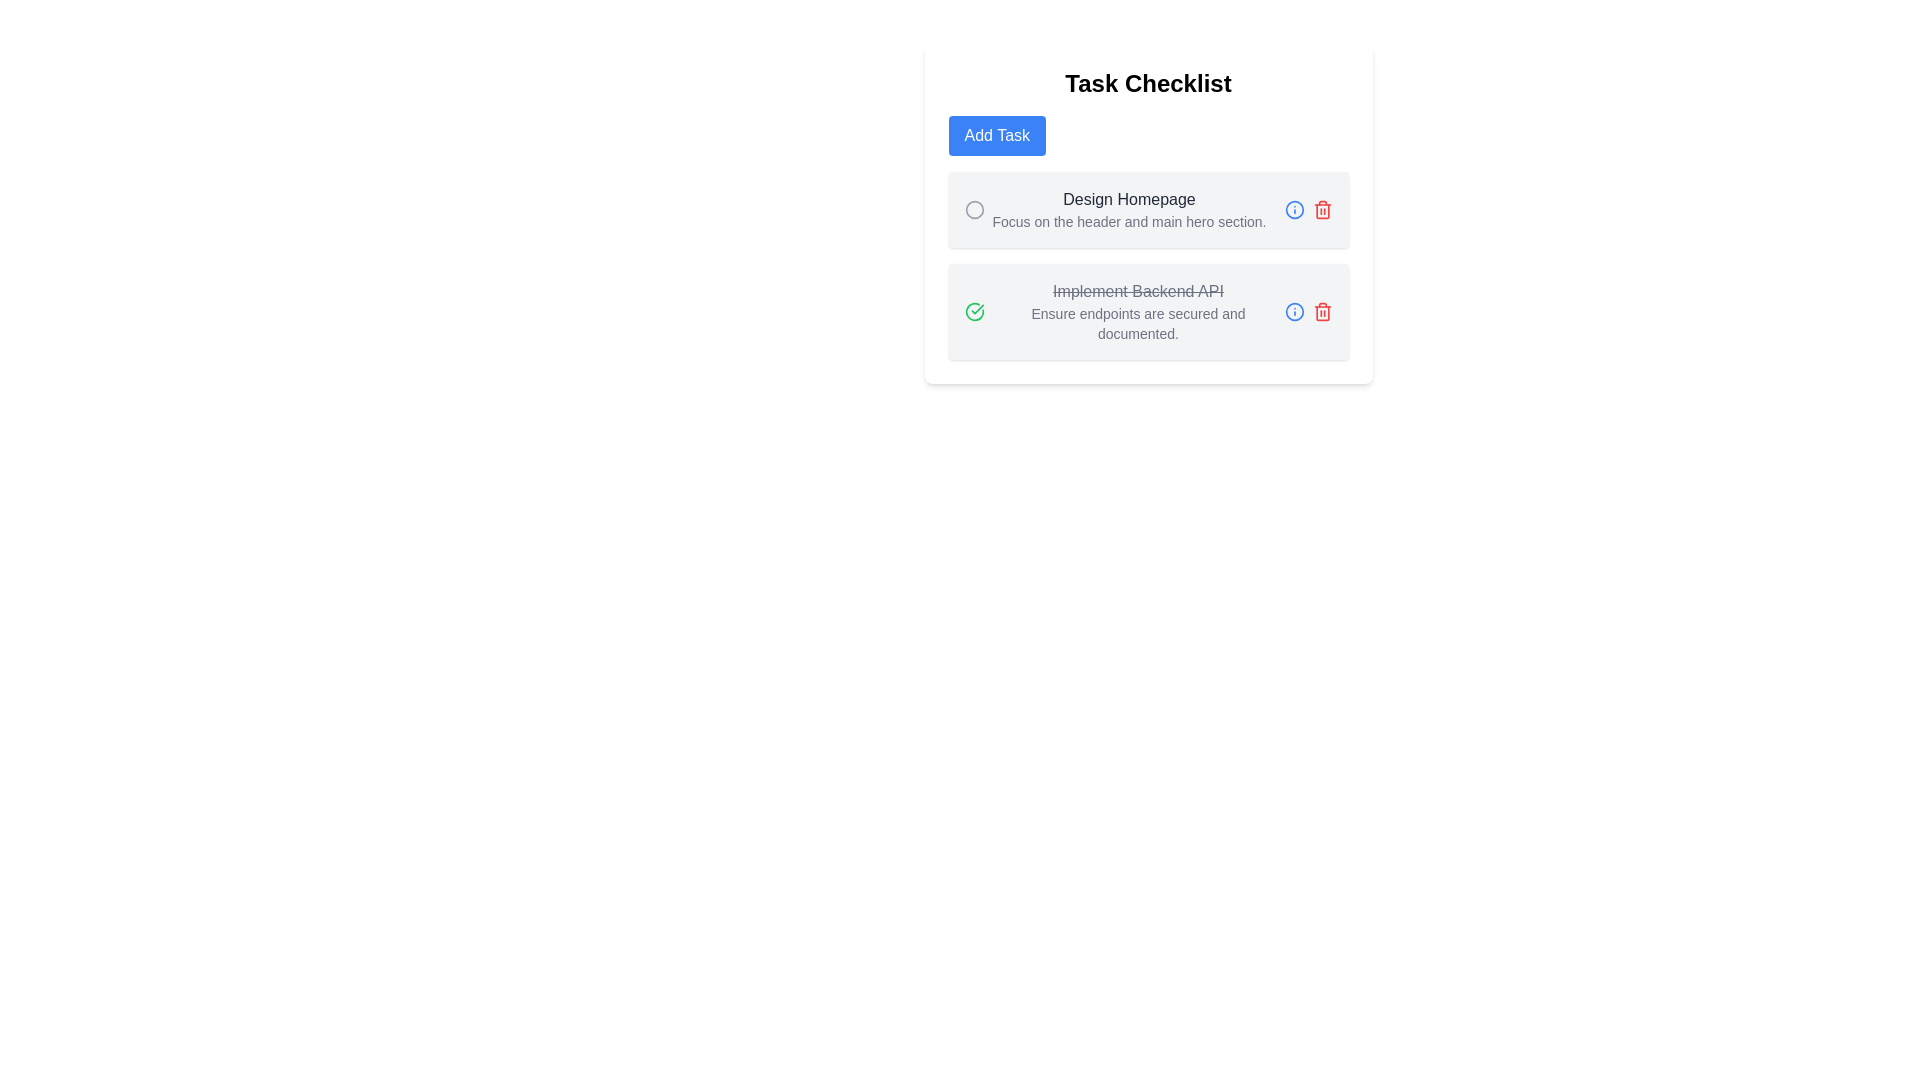  What do you see at coordinates (1148, 83) in the screenshot?
I see `text of the Text Header located at the top of the card-like layout, which serves as the title for the content underneath` at bounding box center [1148, 83].